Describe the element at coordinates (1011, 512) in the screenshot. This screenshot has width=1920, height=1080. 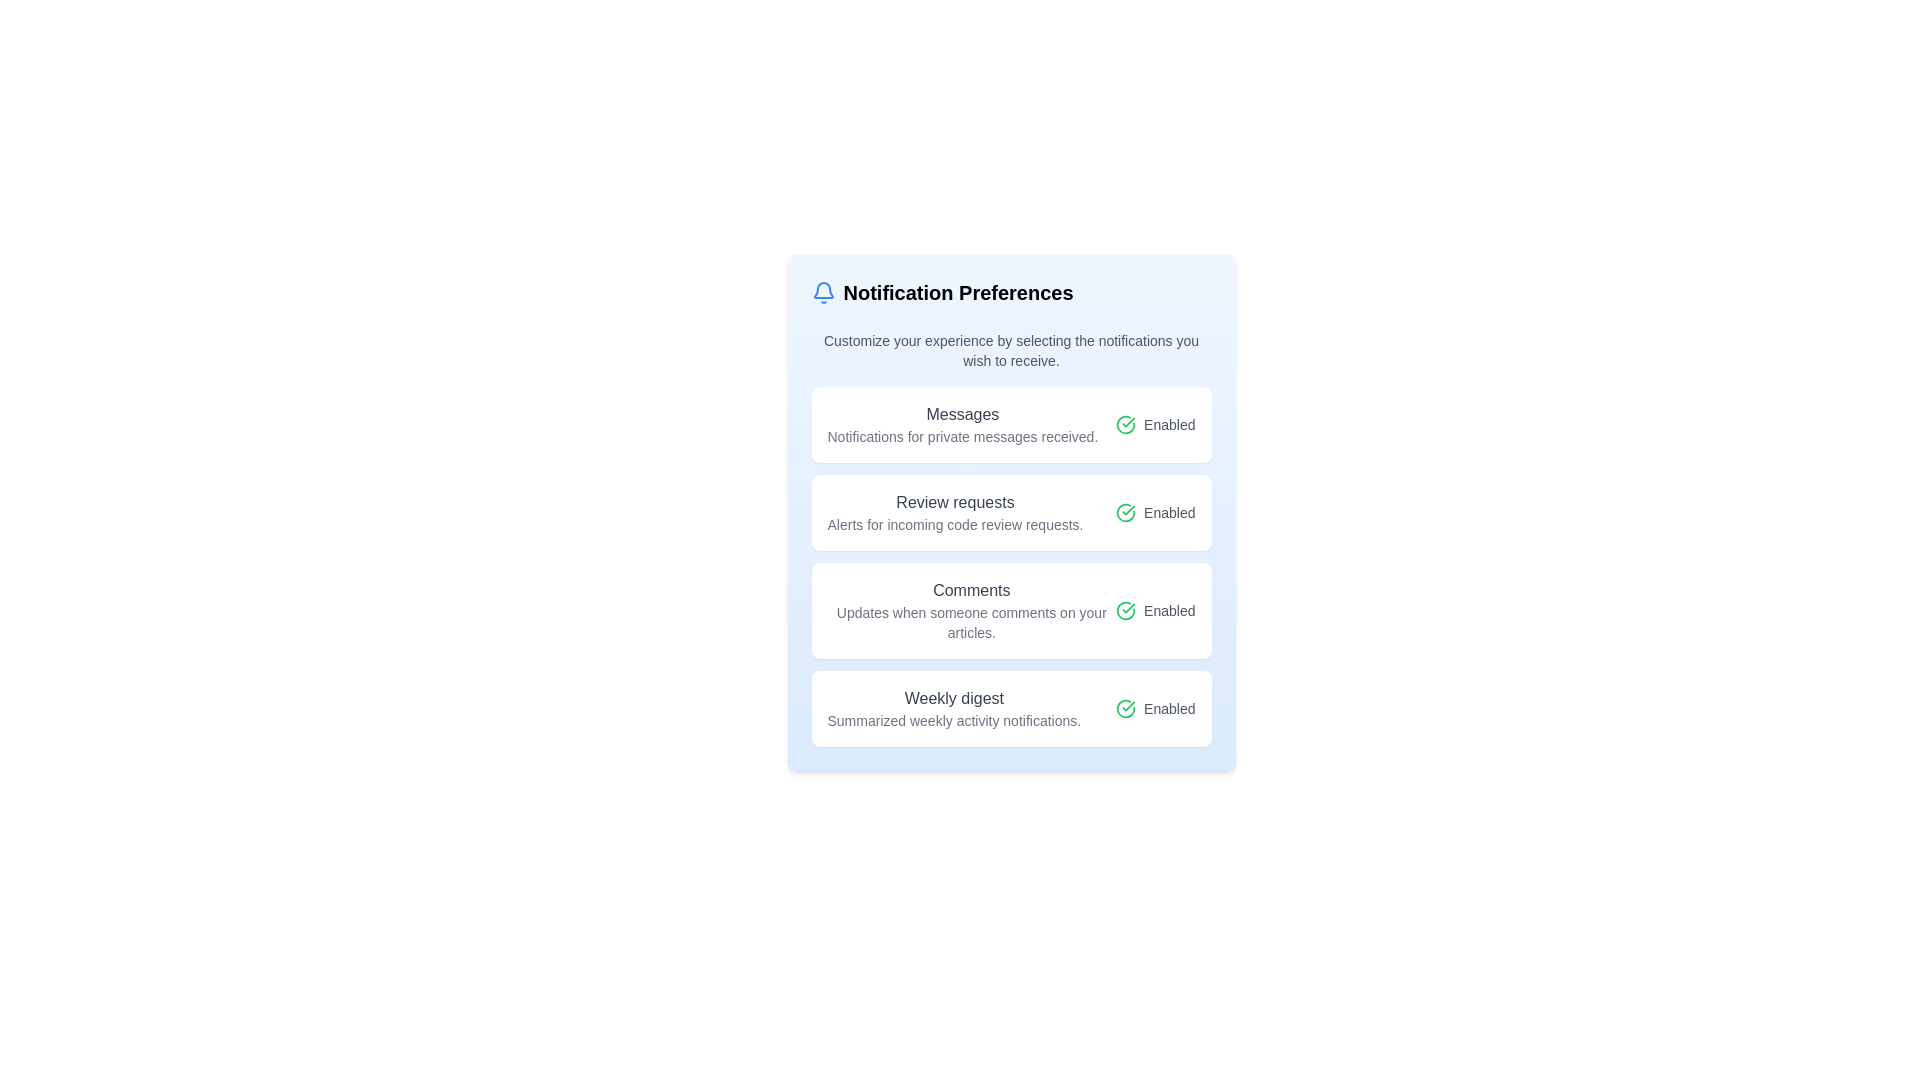
I see `the Notification setting toggle labeled 'Review requests', which contains a bold title and a green checkmark icon indicating it is 'Enabled'` at that location.